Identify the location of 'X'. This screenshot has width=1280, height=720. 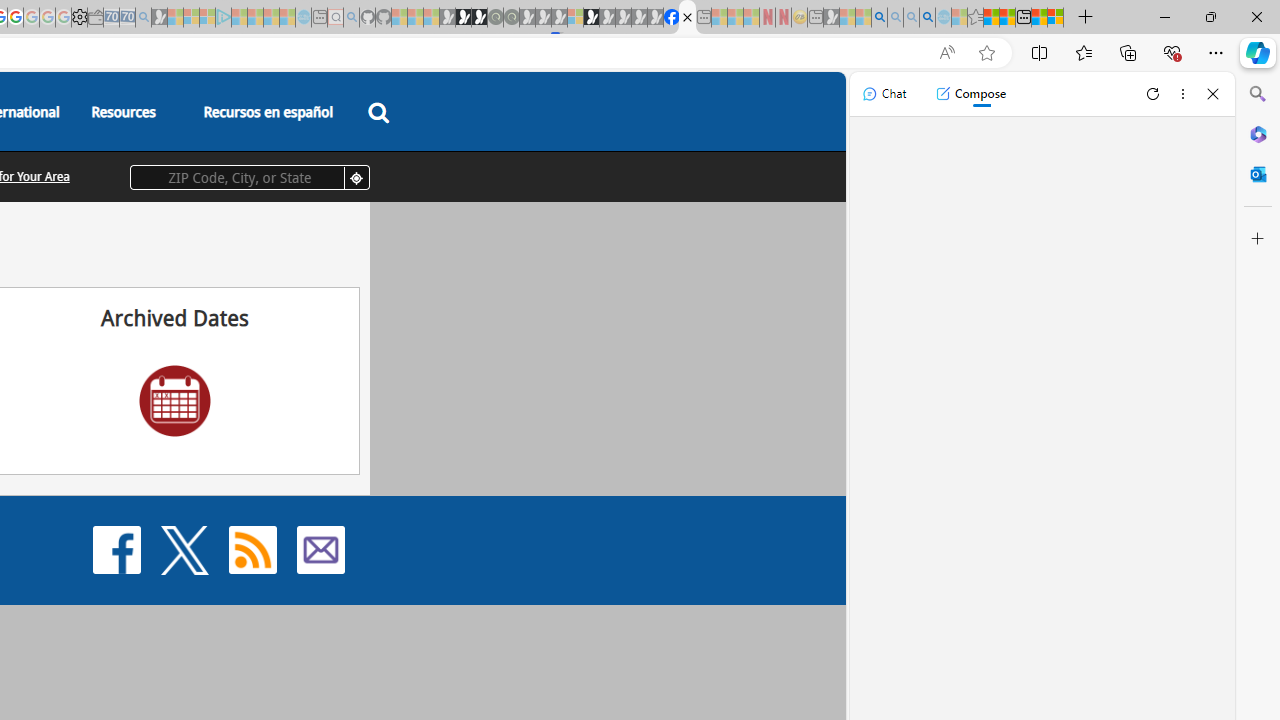
(184, 550).